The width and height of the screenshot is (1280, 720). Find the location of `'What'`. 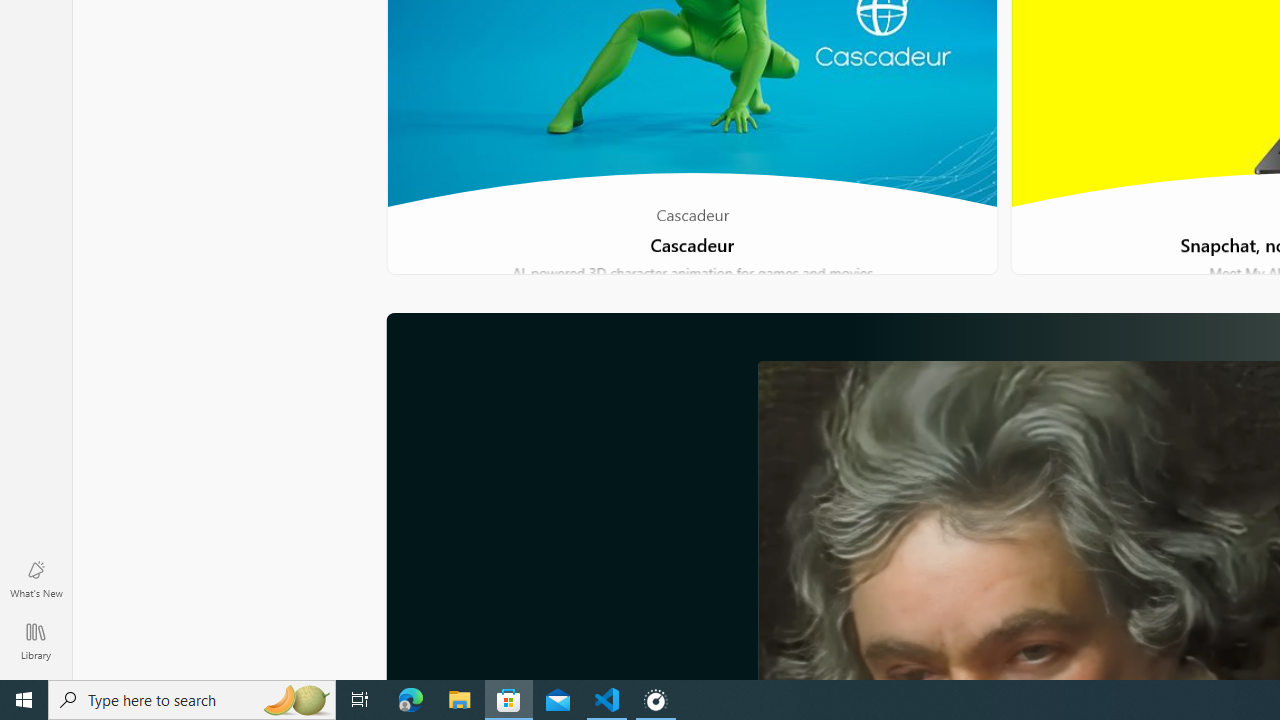

'What' is located at coordinates (35, 578).